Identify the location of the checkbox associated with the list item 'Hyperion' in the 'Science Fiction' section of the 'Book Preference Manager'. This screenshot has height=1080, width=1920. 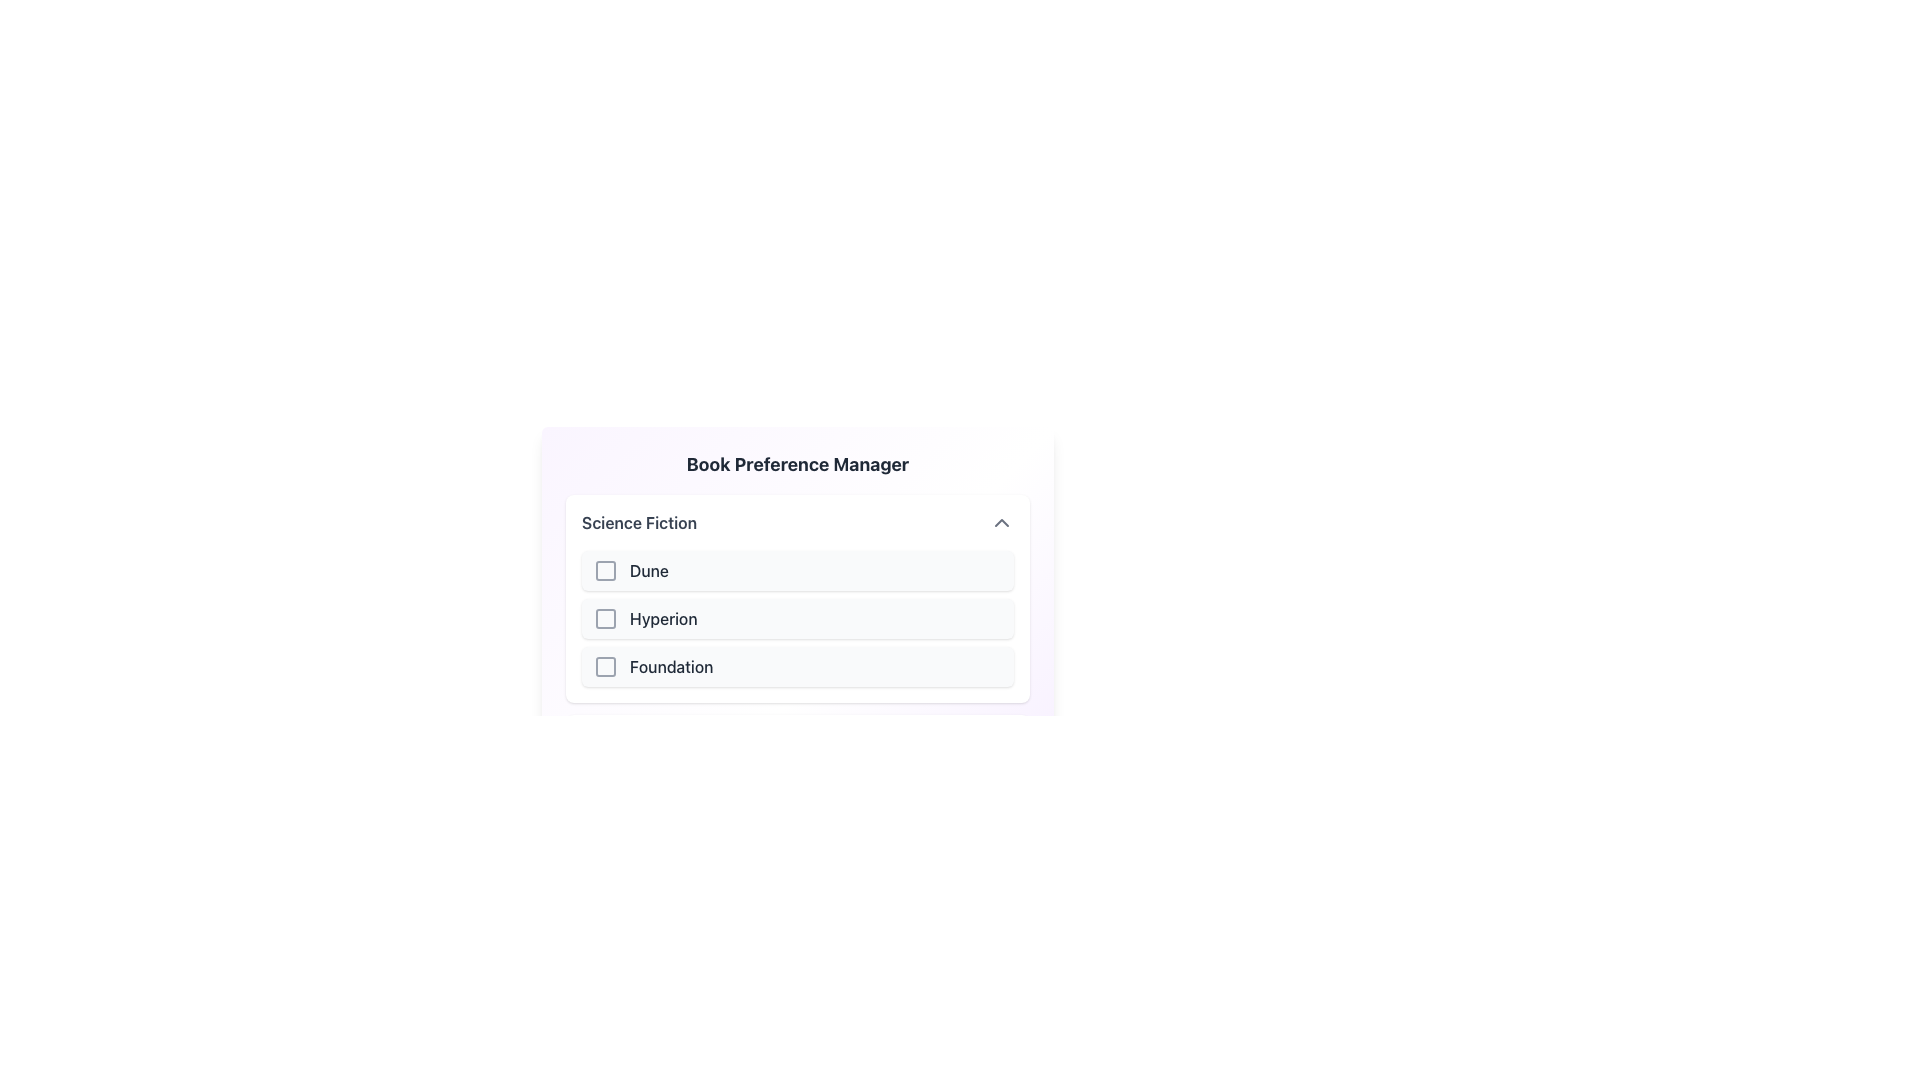
(604, 617).